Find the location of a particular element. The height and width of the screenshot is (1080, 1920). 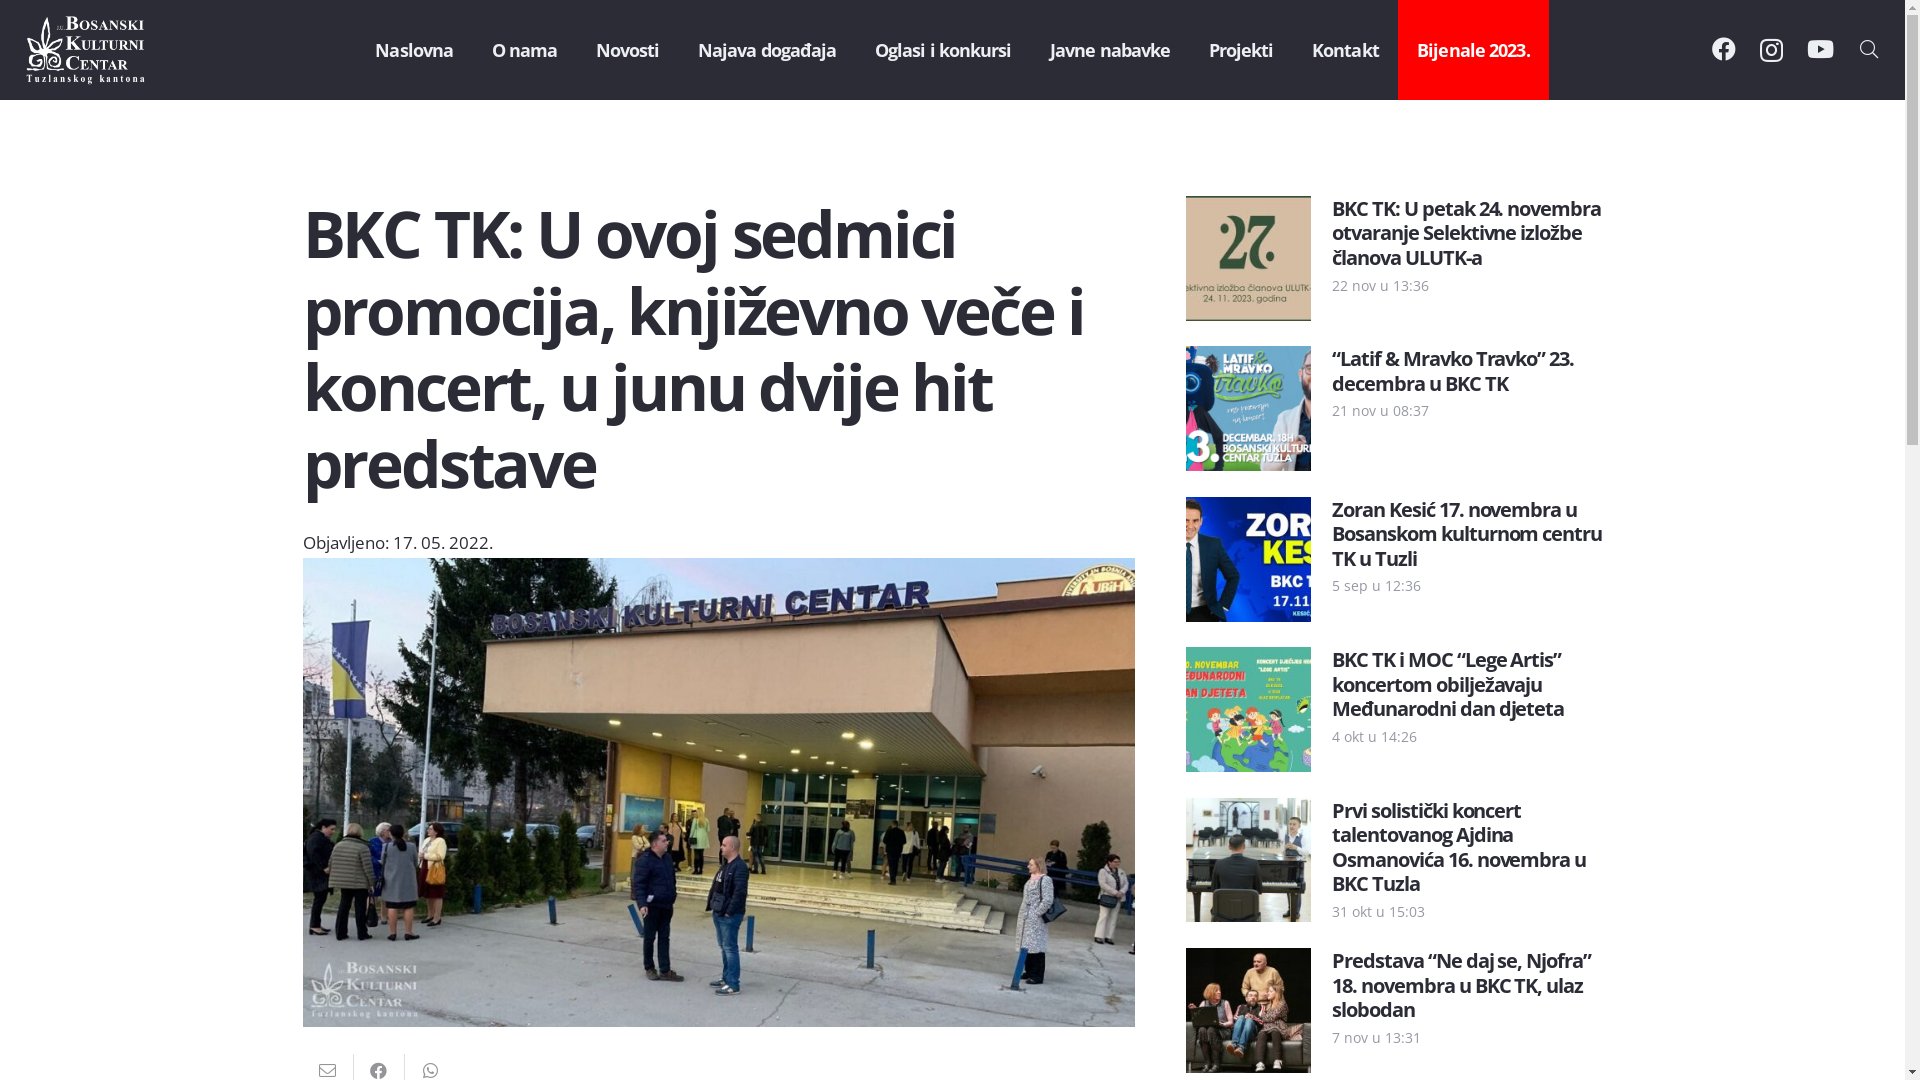

'O nama' is located at coordinates (470, 49).